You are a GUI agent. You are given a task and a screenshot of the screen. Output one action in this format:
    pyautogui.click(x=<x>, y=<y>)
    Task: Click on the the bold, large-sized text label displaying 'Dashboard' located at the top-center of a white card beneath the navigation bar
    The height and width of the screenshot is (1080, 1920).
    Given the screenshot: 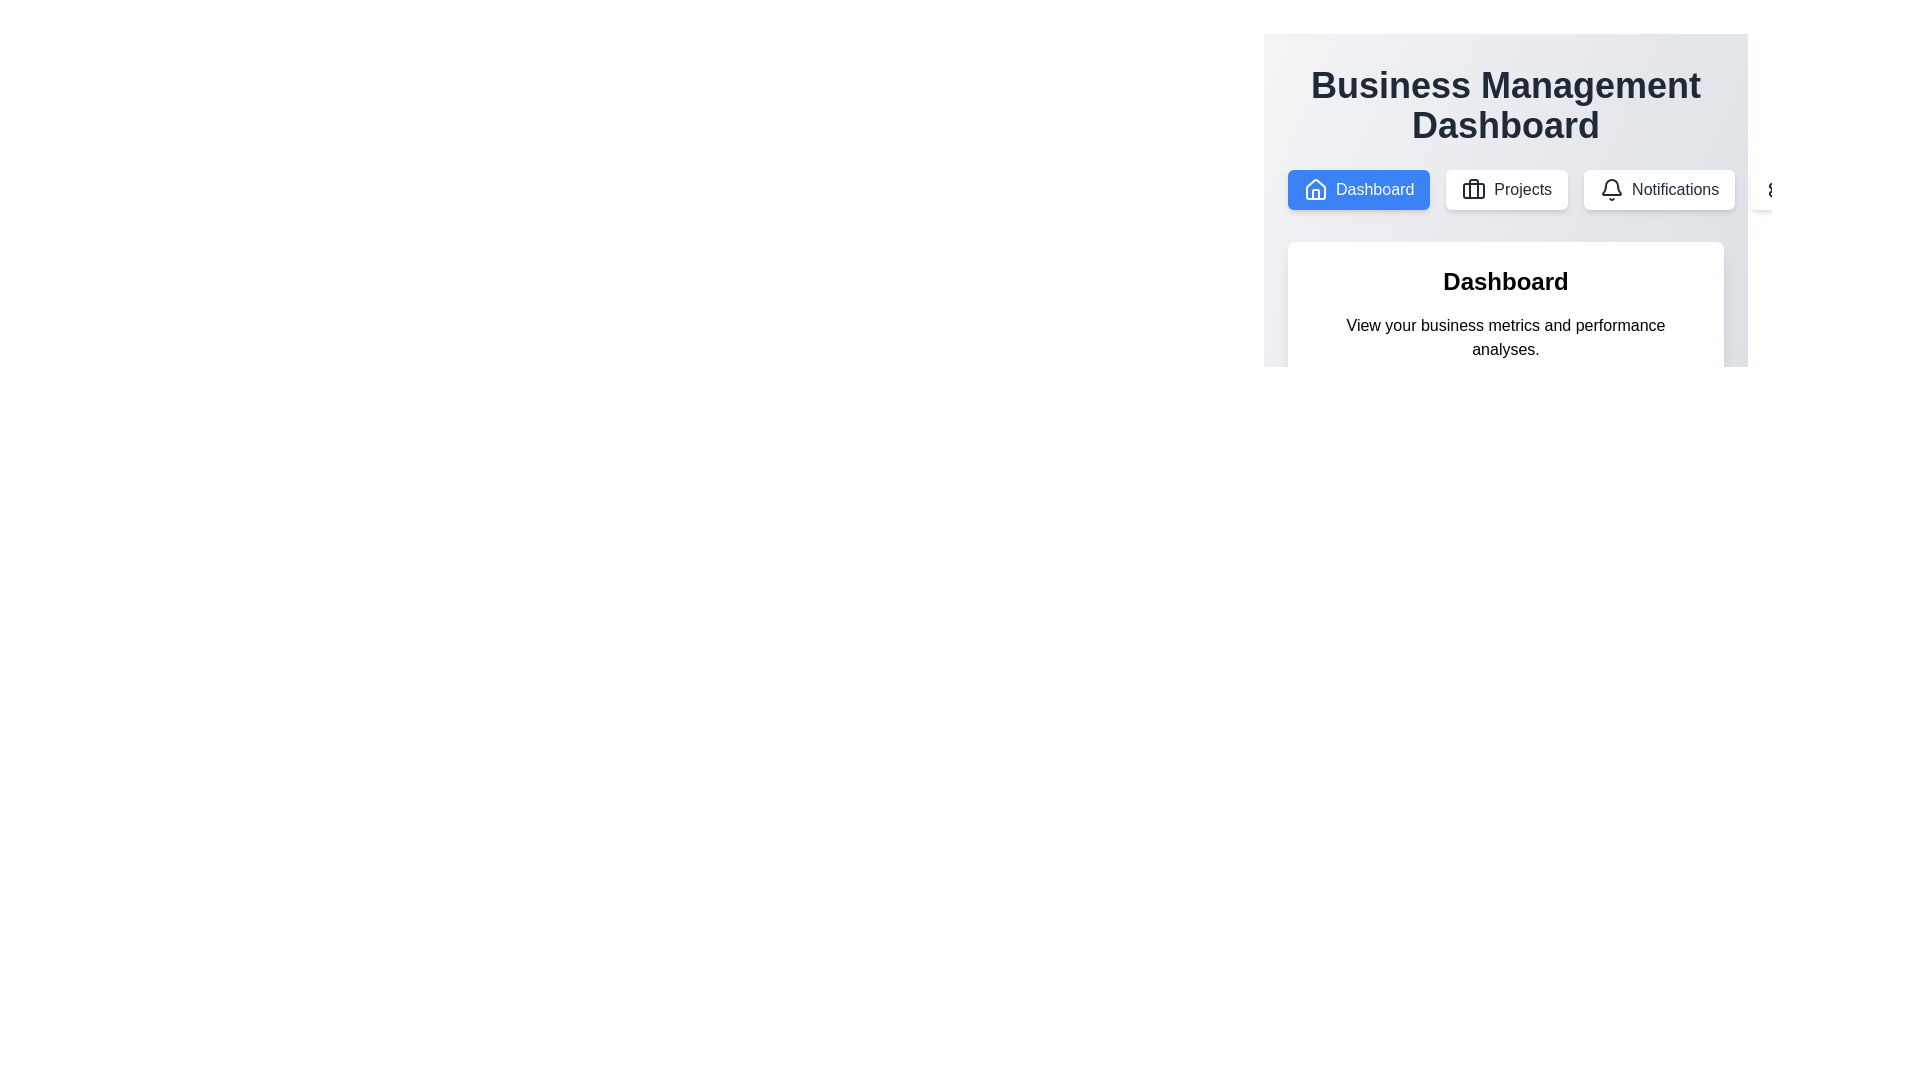 What is the action you would take?
    pyautogui.click(x=1506, y=281)
    